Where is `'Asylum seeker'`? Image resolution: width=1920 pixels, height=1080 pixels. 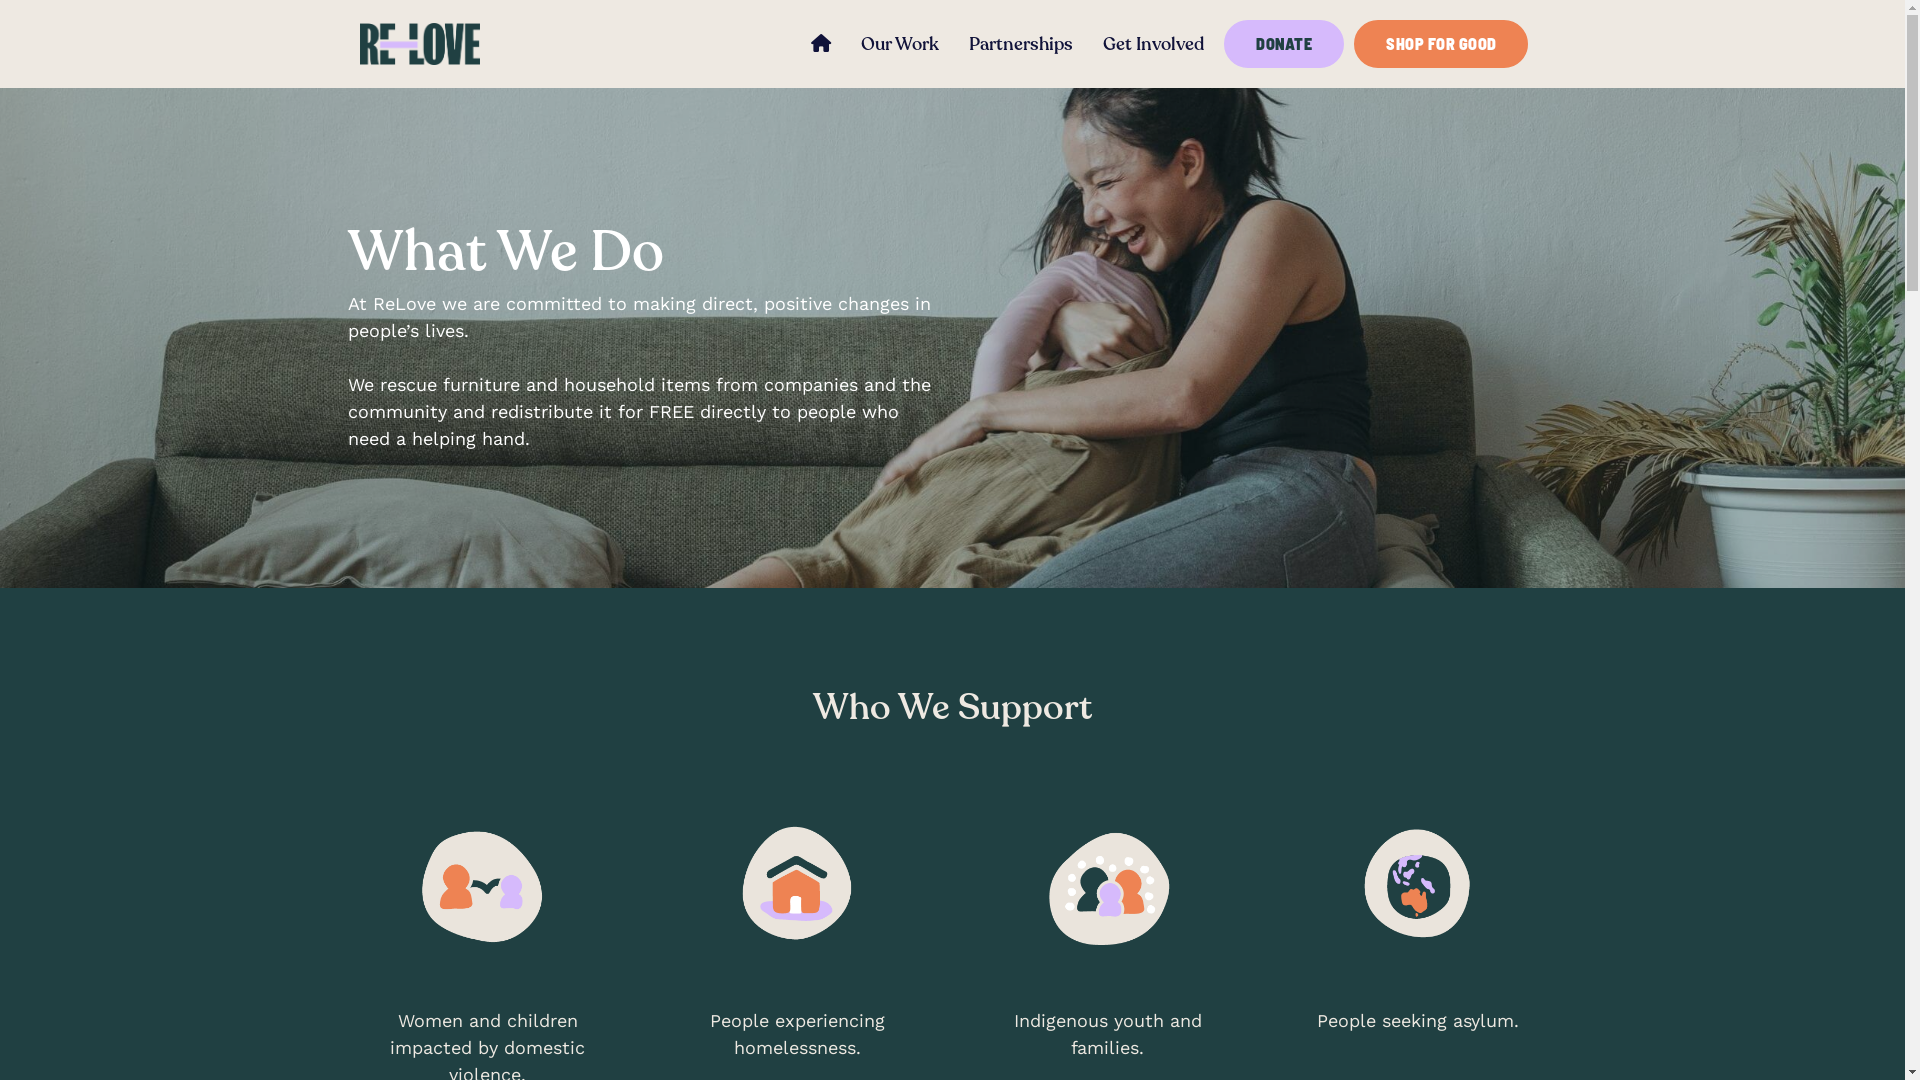 'Asylum seeker' is located at coordinates (1416, 885).